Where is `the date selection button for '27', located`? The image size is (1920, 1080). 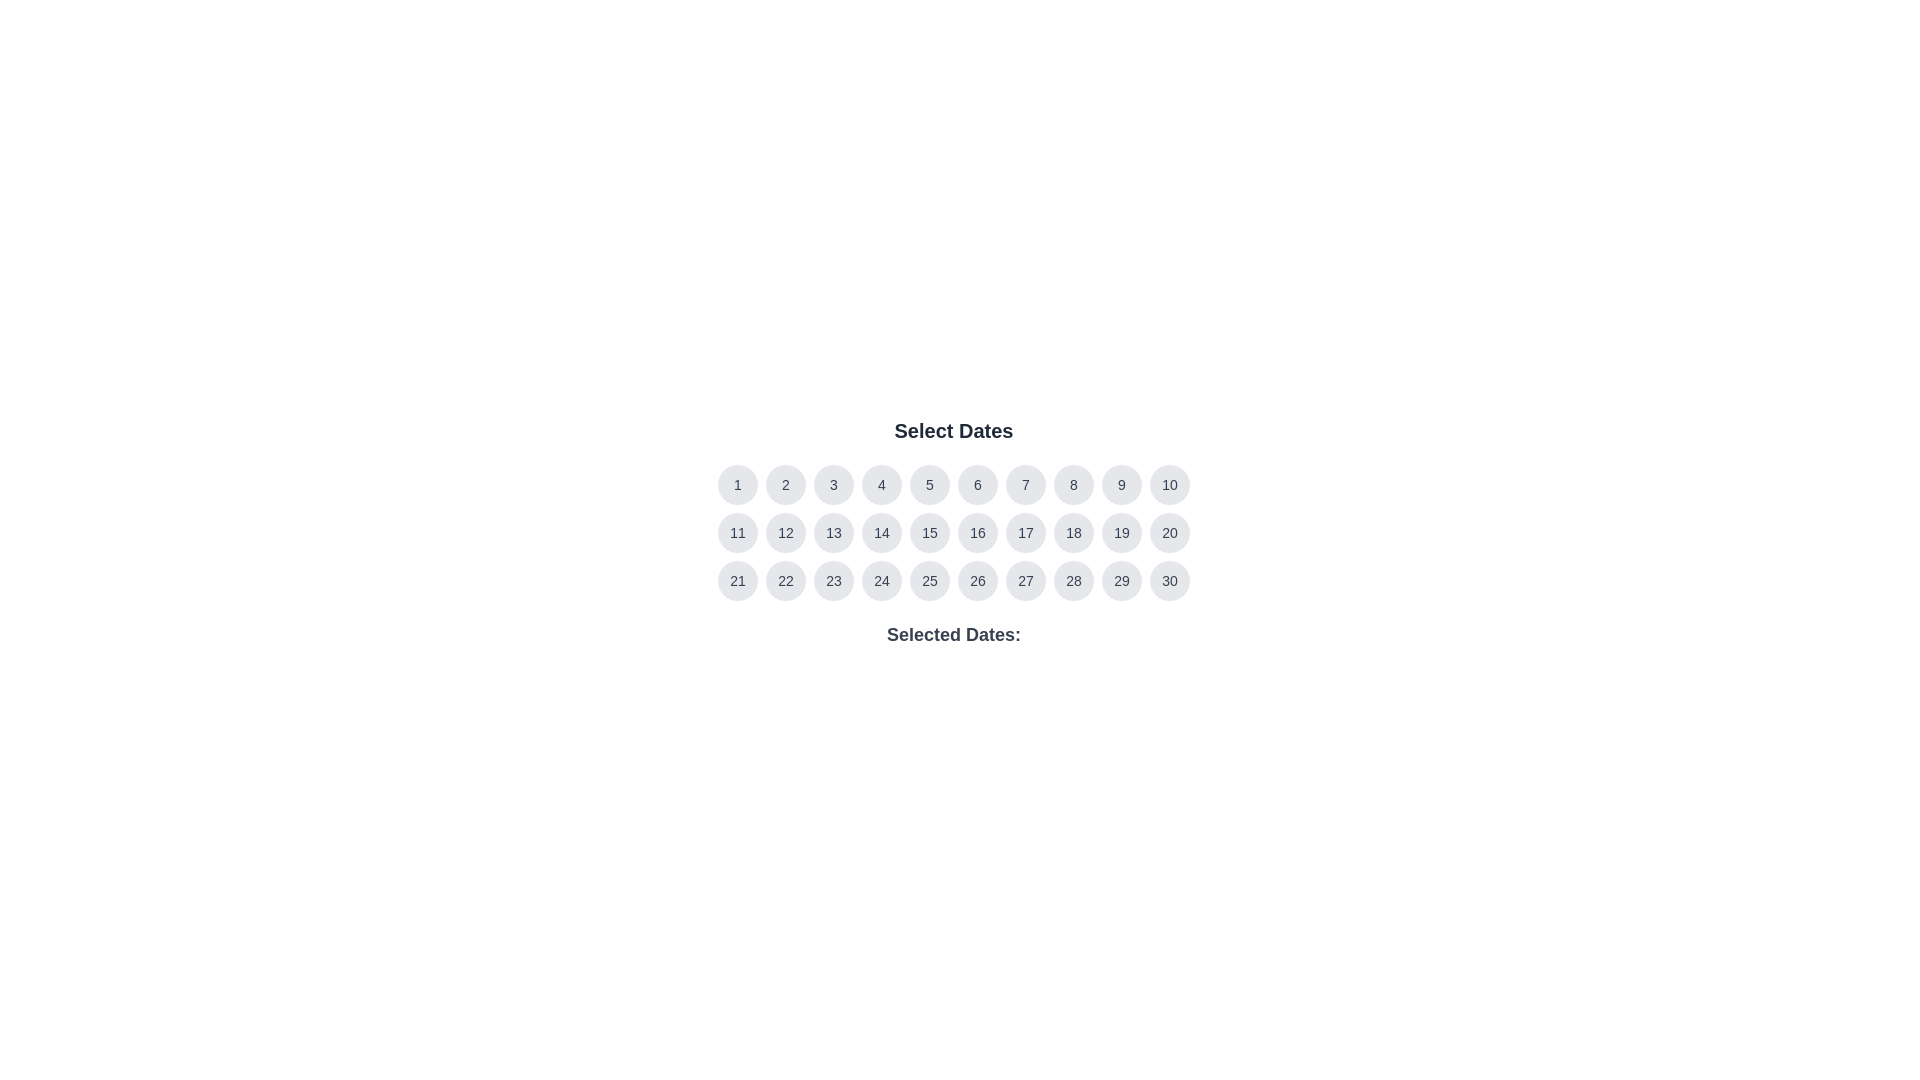 the date selection button for '27', located is located at coordinates (1026, 581).